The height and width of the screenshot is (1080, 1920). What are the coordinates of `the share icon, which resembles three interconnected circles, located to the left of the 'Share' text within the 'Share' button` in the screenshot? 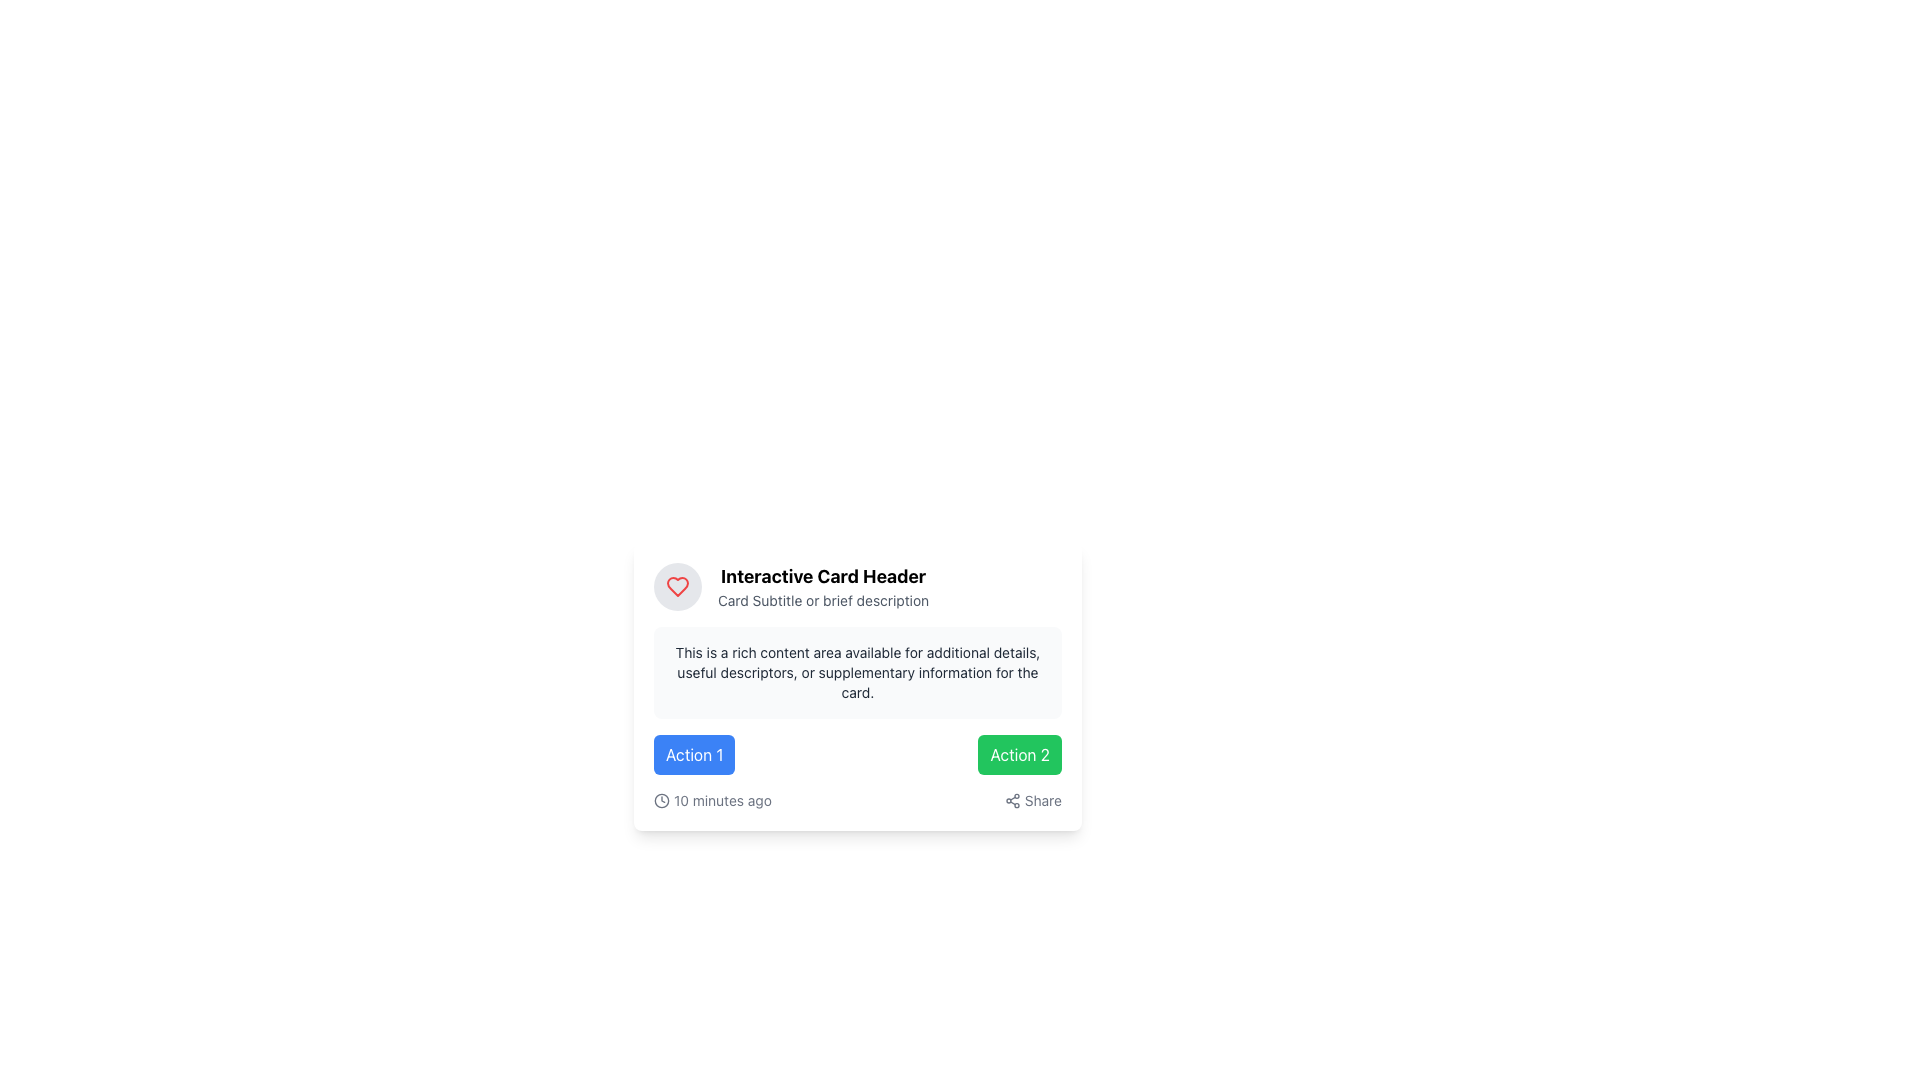 It's located at (1012, 800).